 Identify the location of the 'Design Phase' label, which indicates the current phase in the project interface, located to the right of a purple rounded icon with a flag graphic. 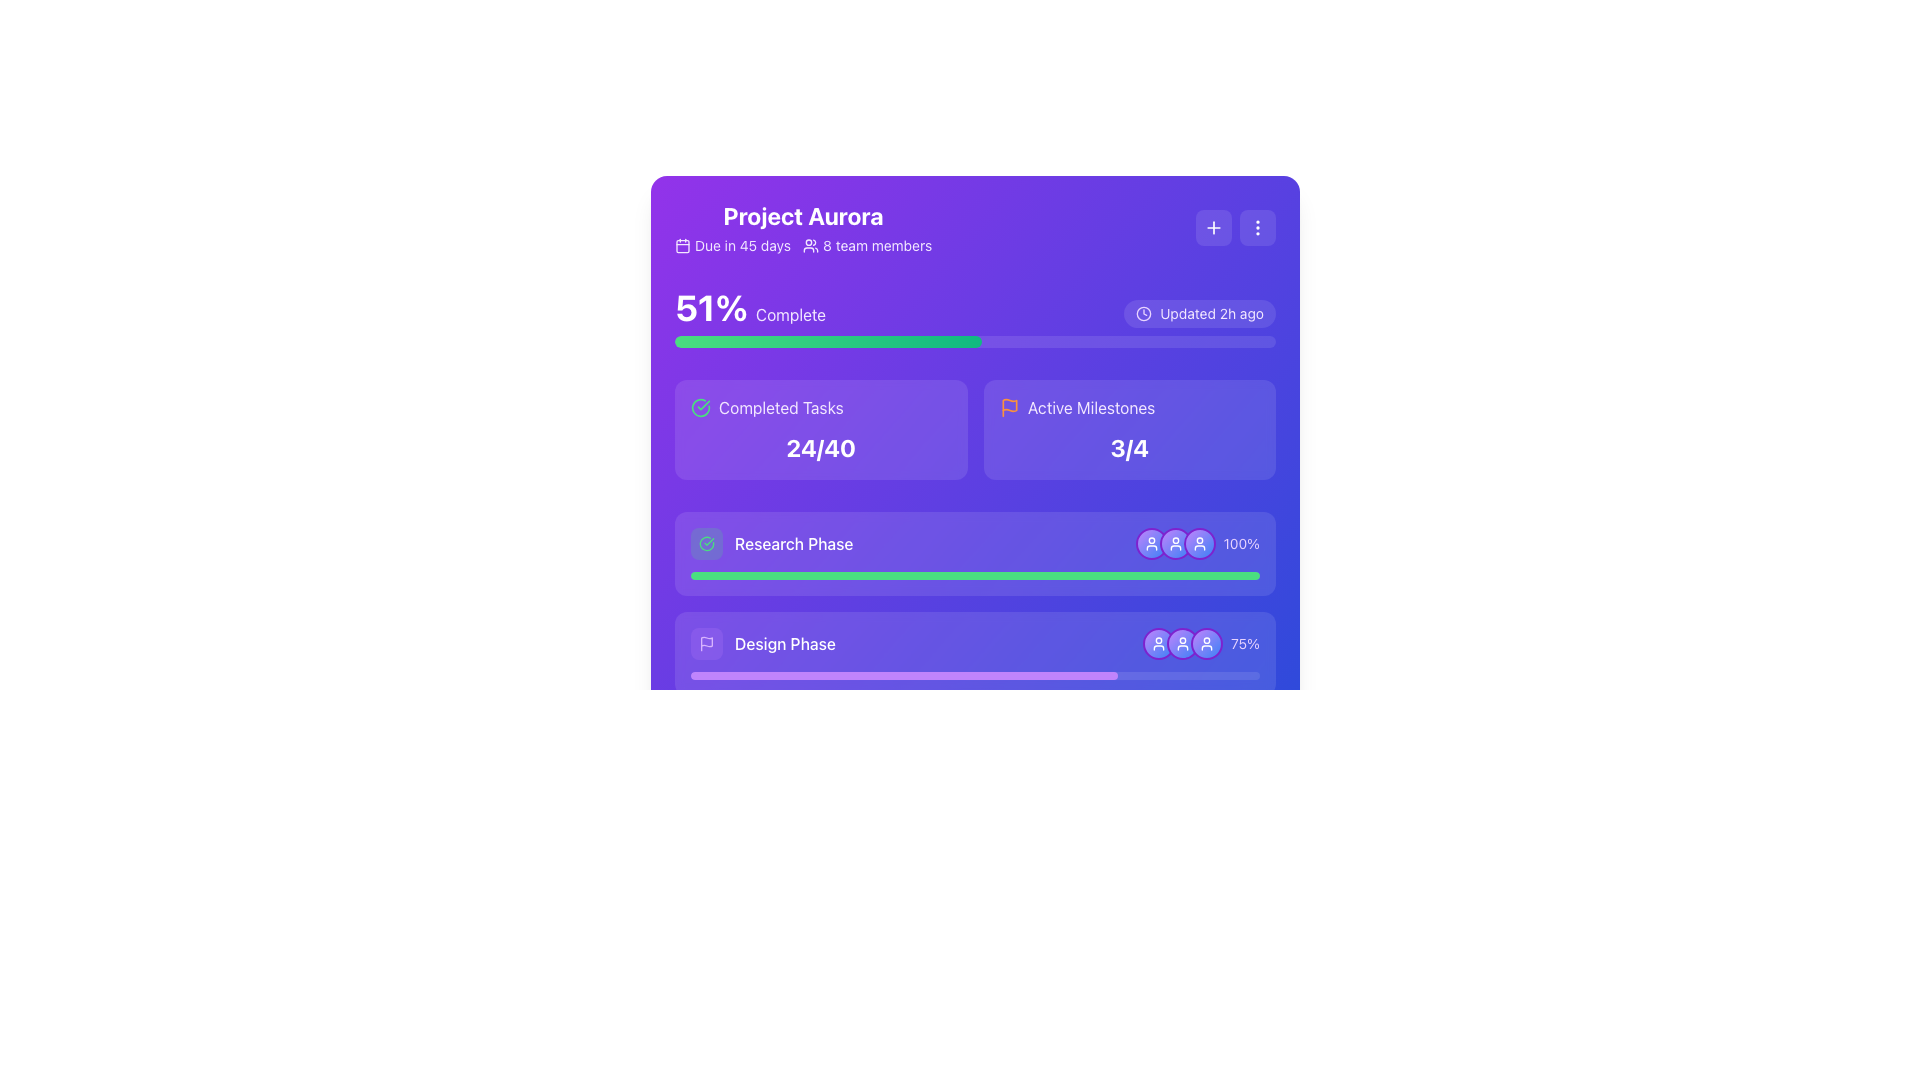
(784, 644).